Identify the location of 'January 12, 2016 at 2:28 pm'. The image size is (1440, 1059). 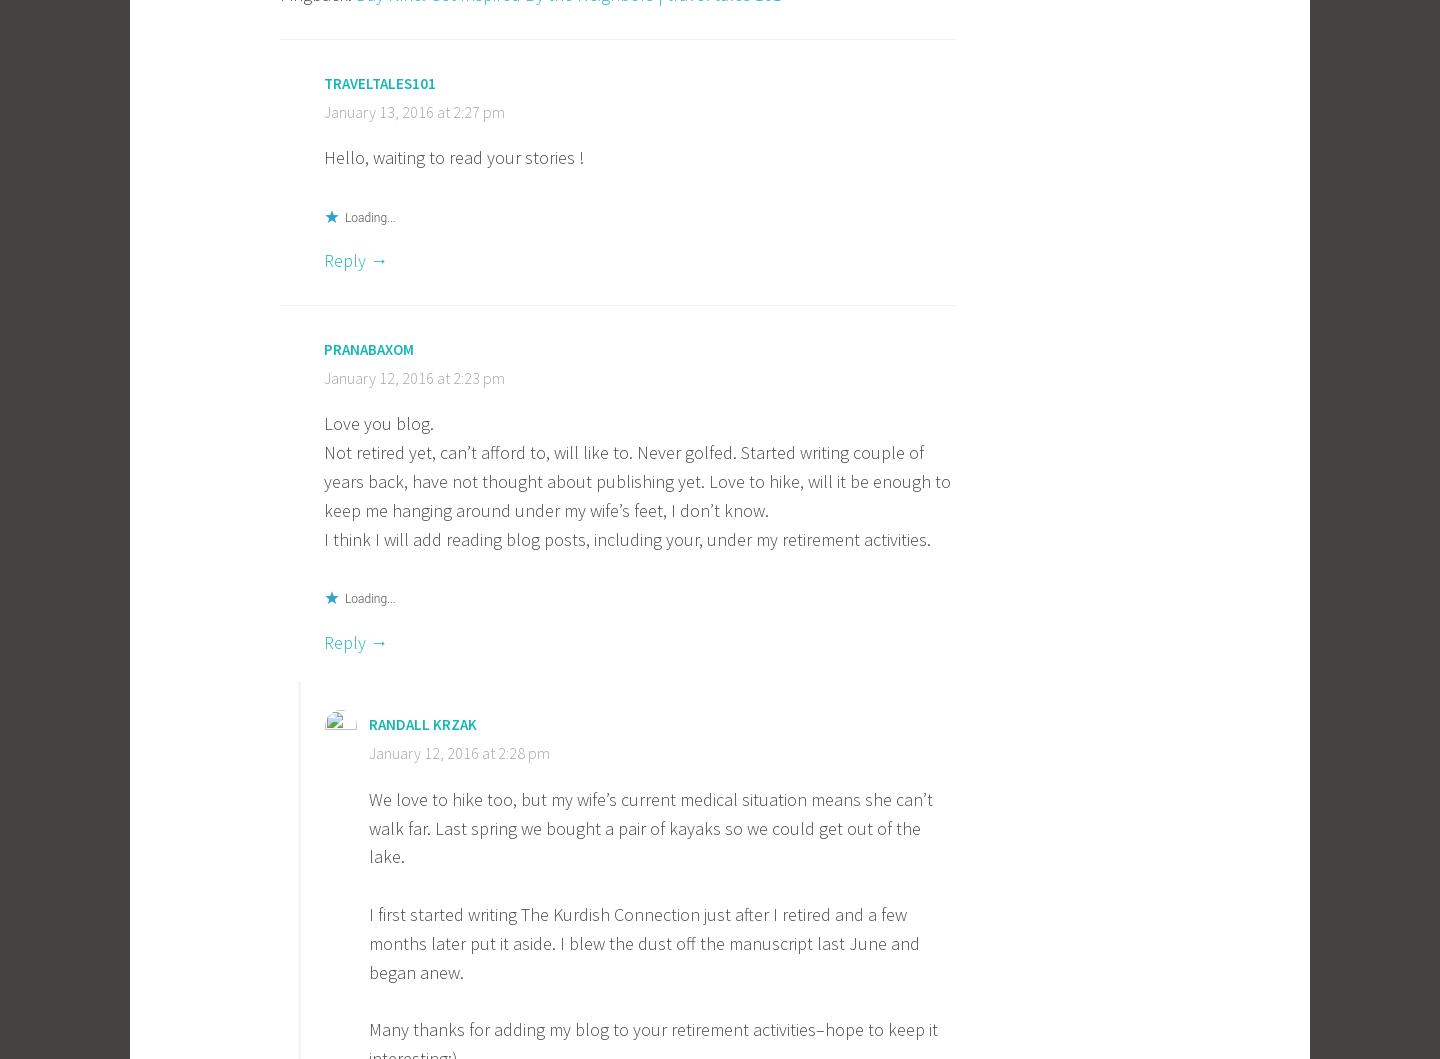
(459, 750).